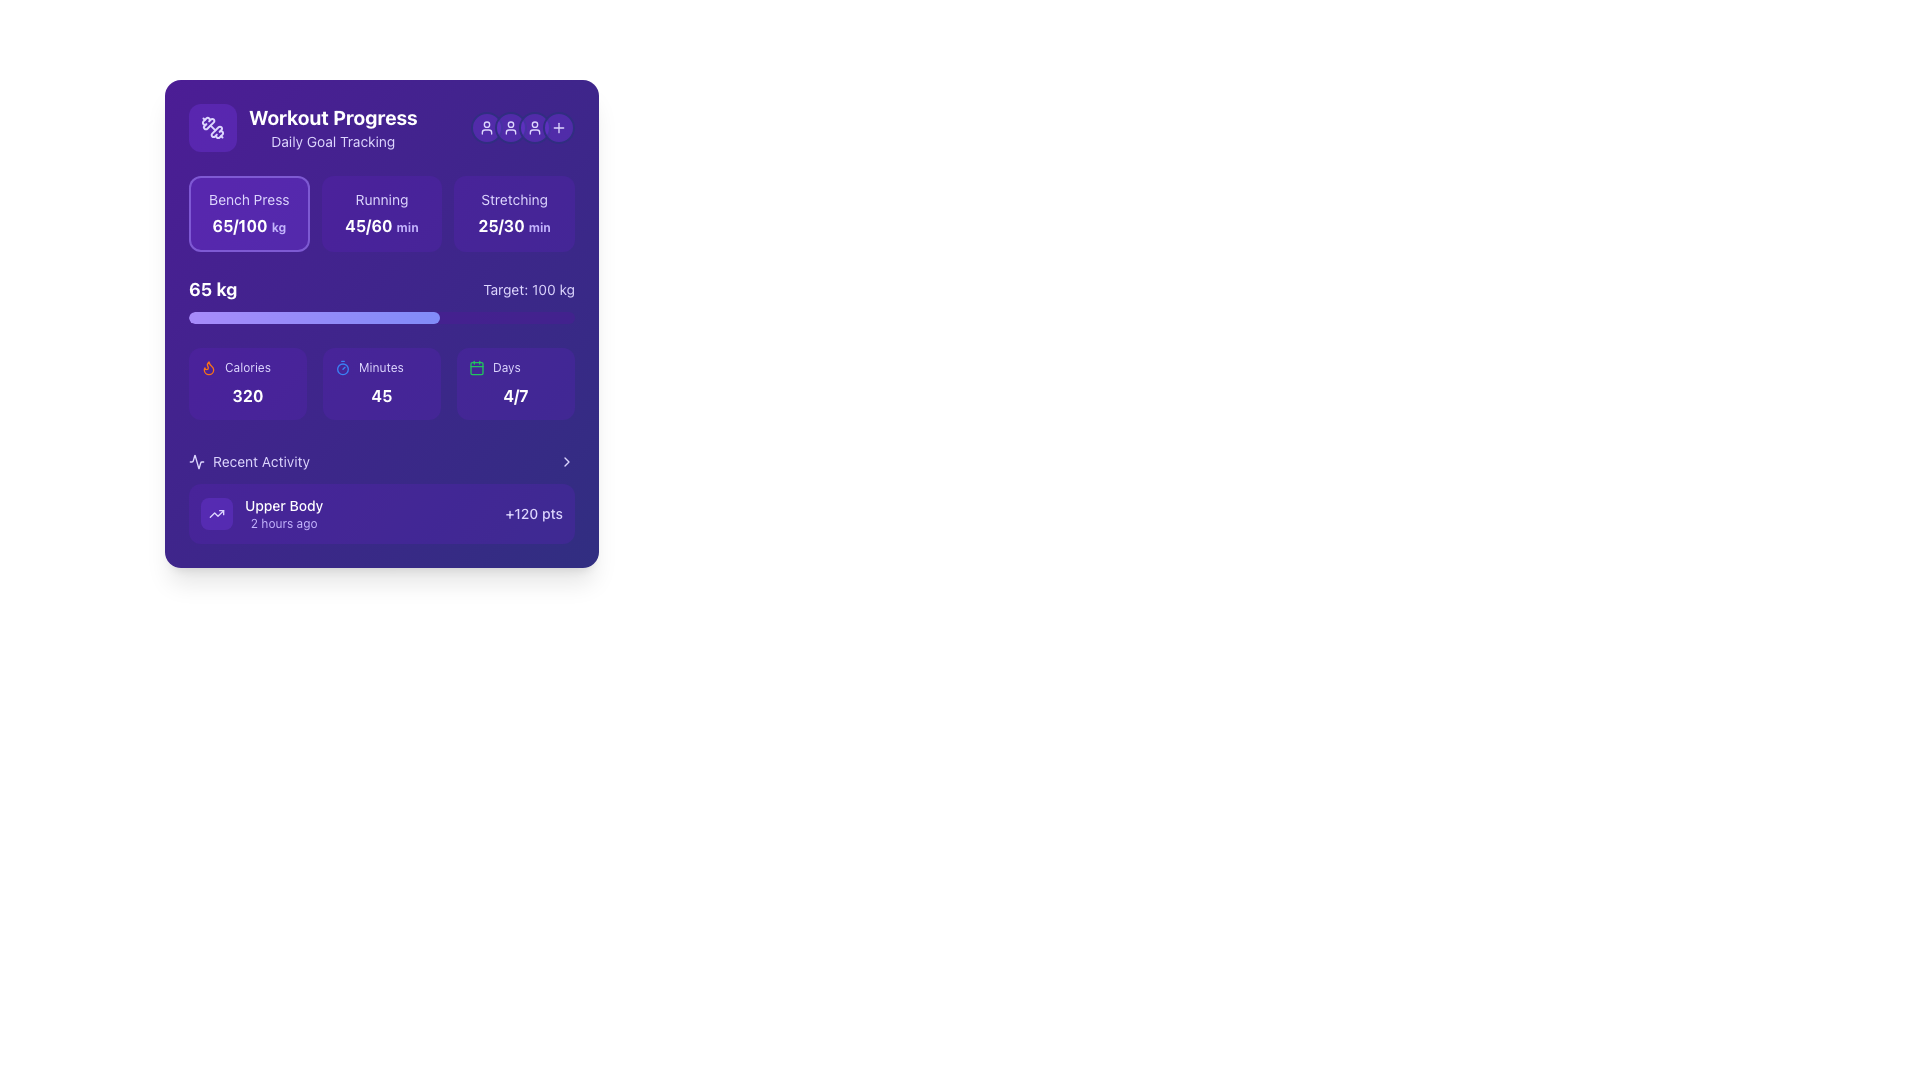 This screenshot has width=1920, height=1080. I want to click on the informational block with a purple background containing the text 'Running' and '45/60 min', located between 'Bench Press' and 'Stretching' in the 'Workout Progress' section, so click(382, 213).